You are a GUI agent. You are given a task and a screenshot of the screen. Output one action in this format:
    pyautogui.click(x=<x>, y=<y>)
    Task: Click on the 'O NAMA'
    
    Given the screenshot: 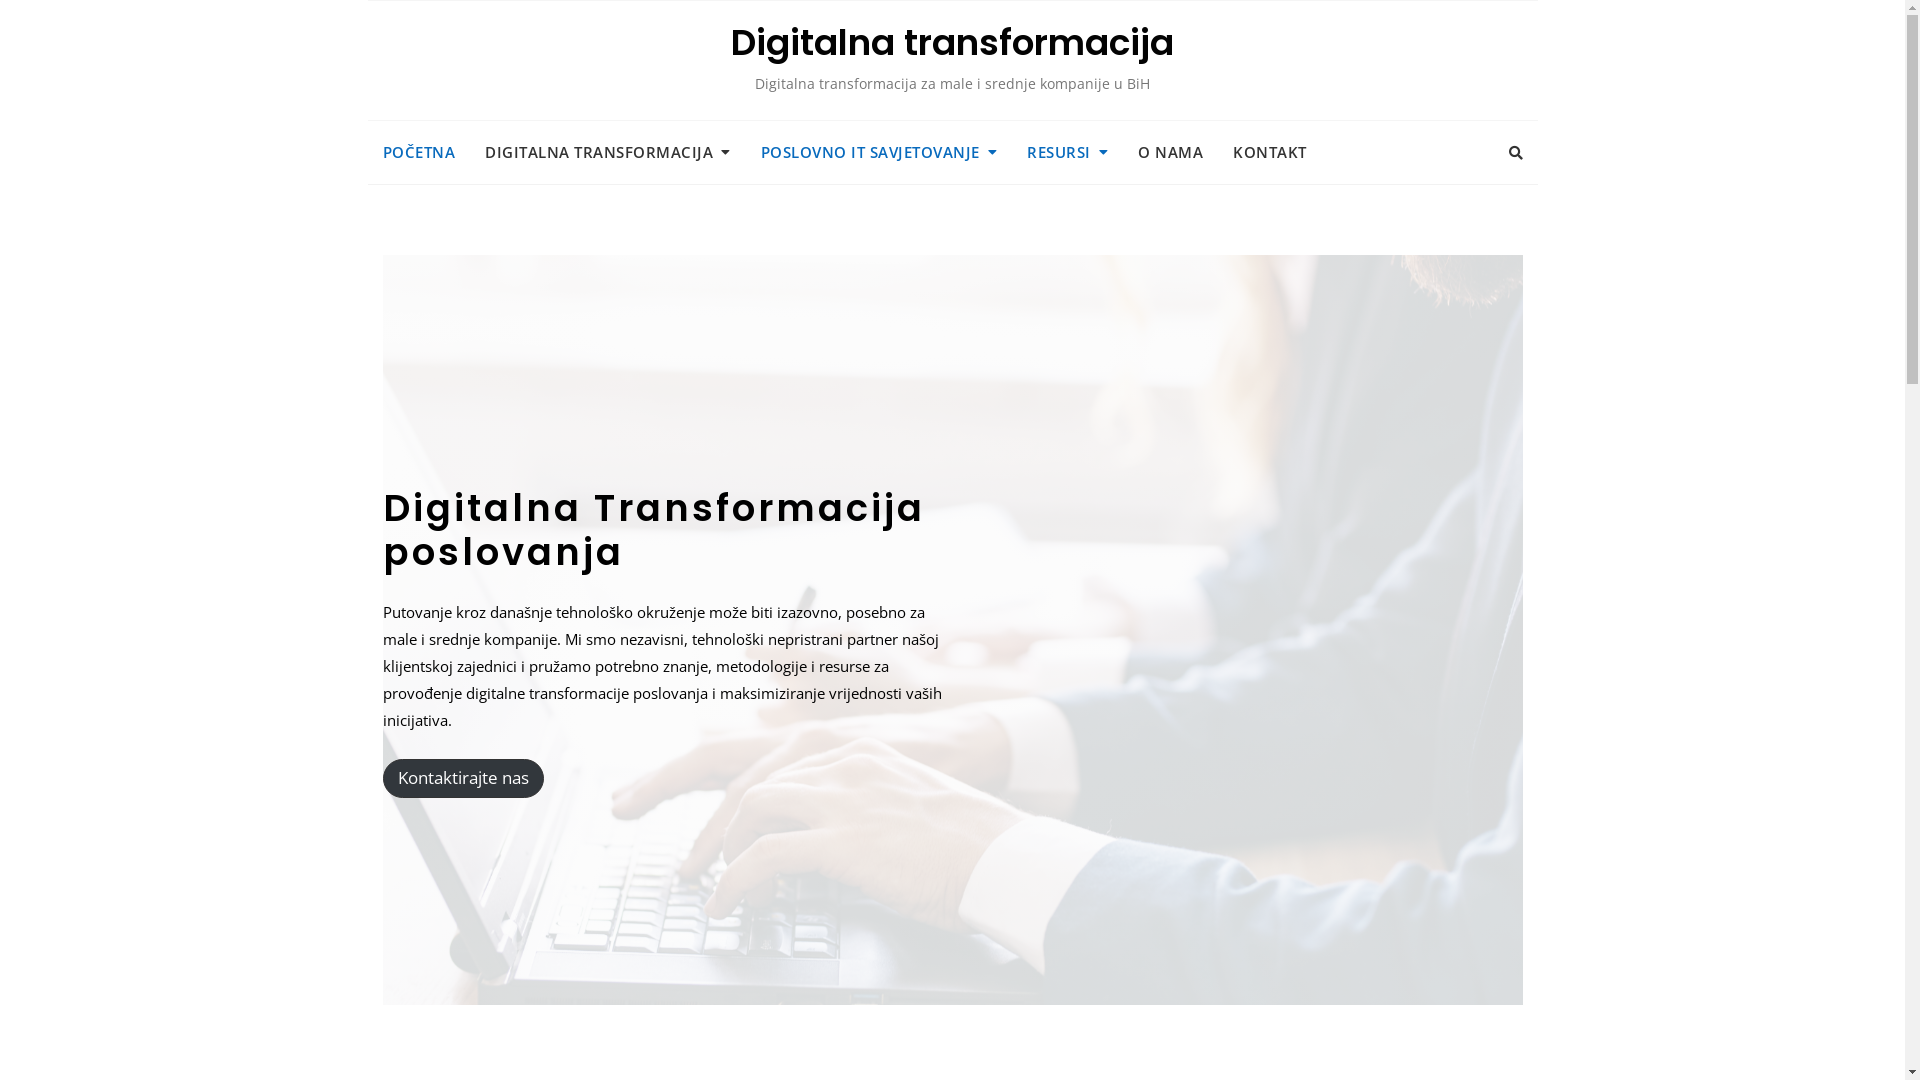 What is the action you would take?
    pyautogui.click(x=1123, y=151)
    